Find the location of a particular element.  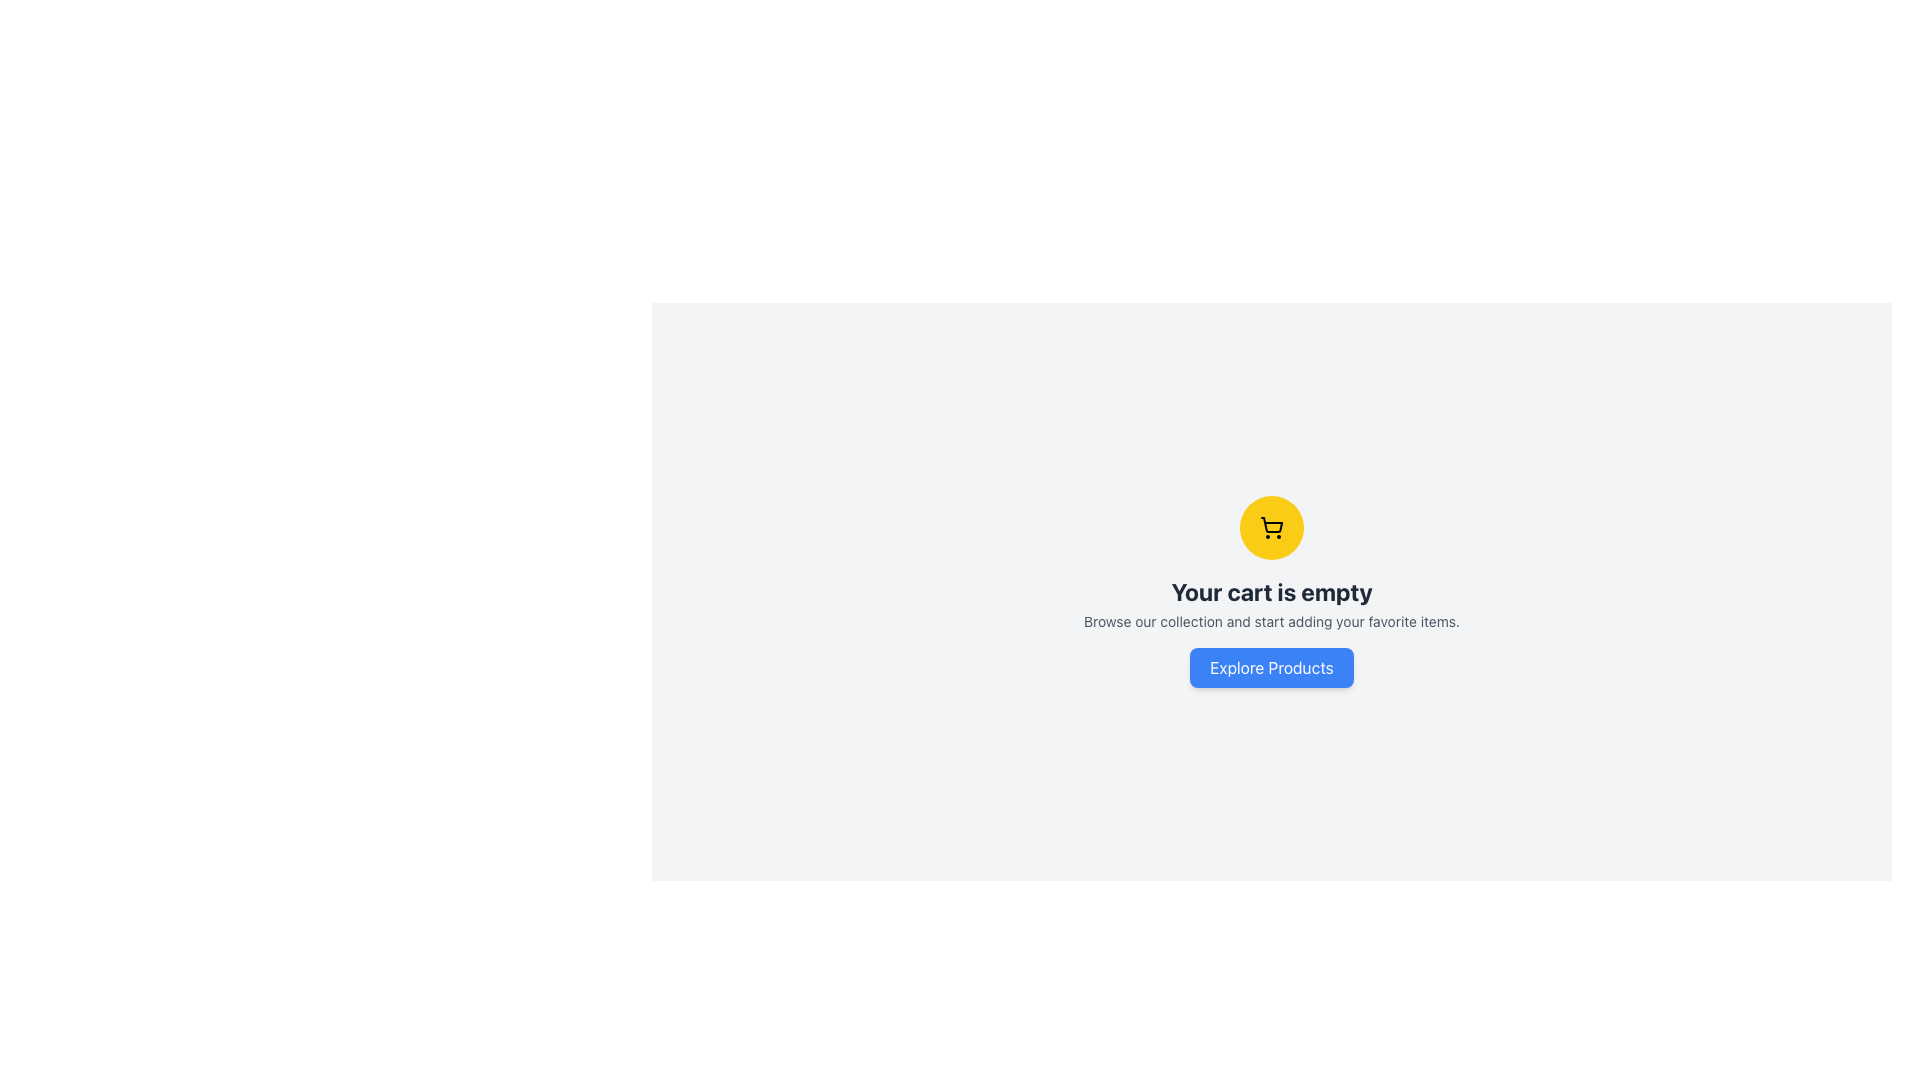

the blue button labeled 'Explore Products' located below the text 'Your cart is empty' is located at coordinates (1271, 667).